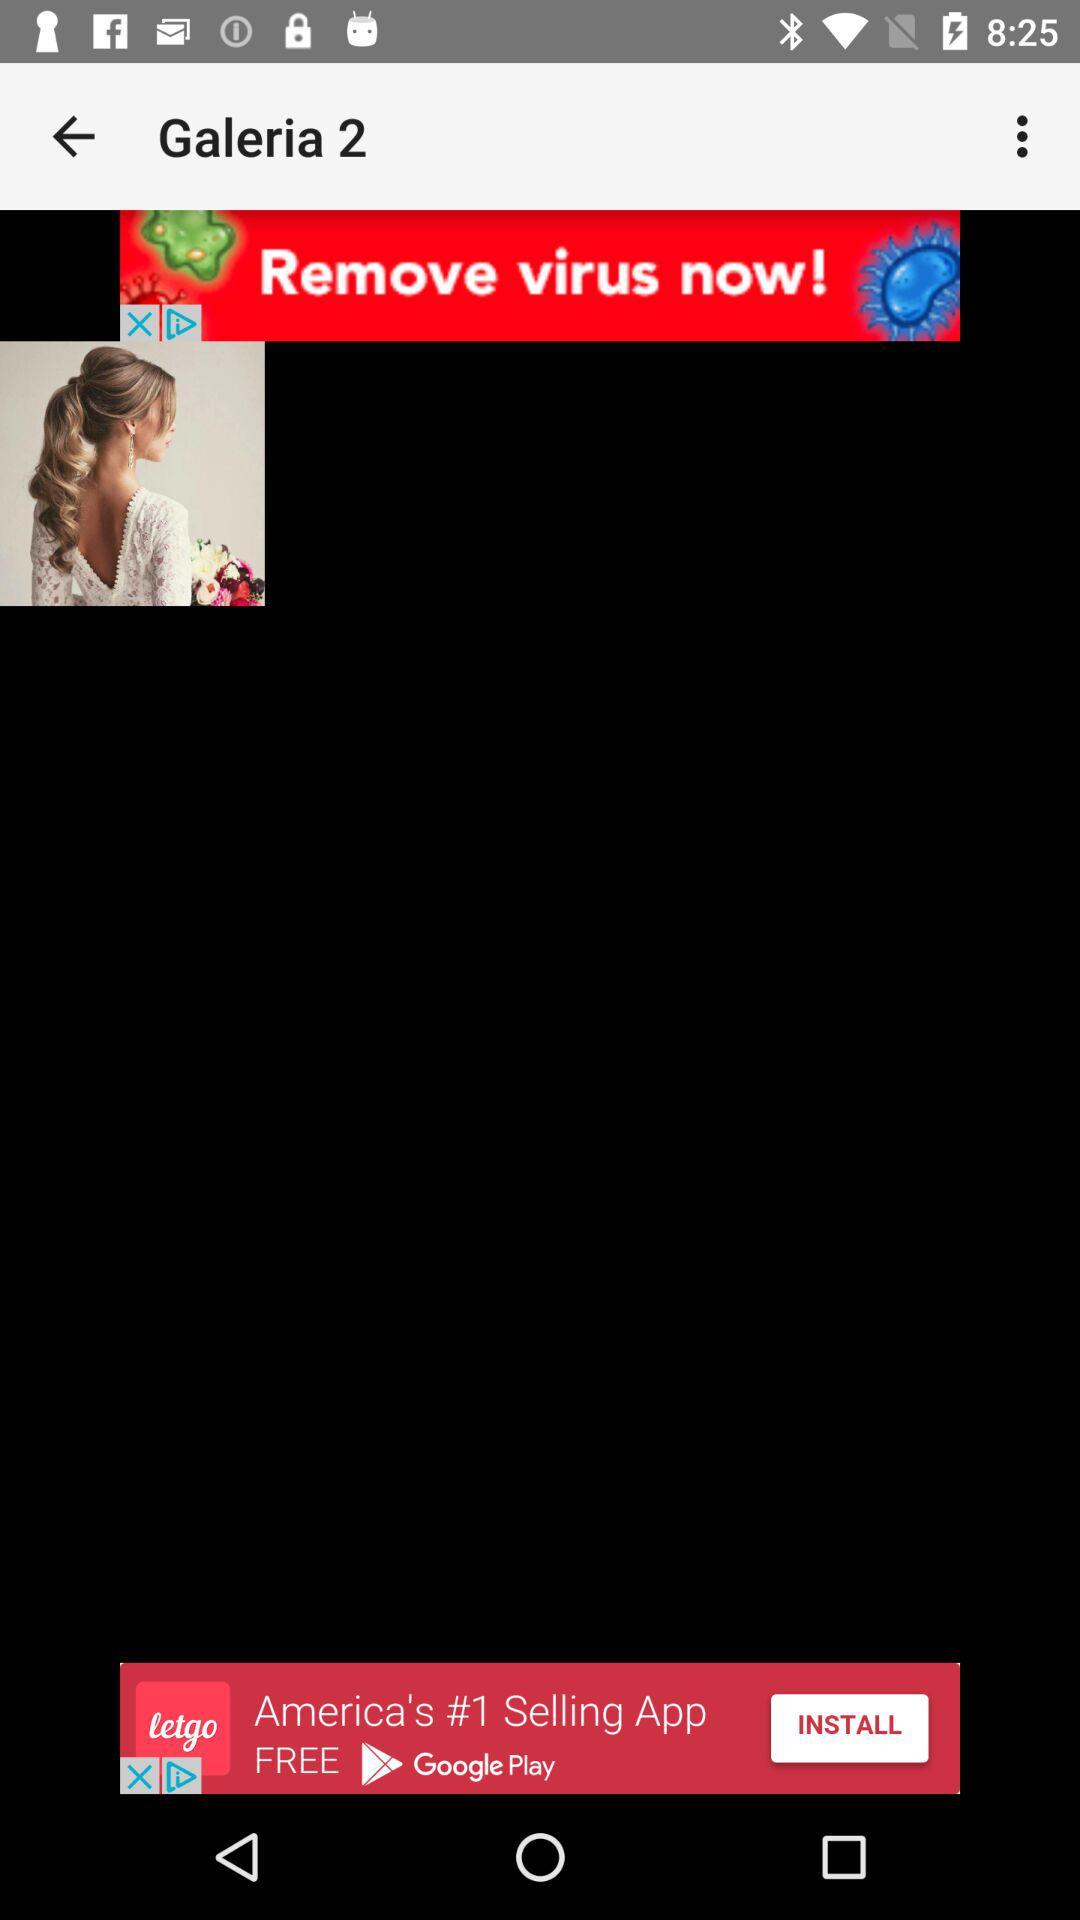 This screenshot has height=1920, width=1080. Describe the element at coordinates (540, 274) in the screenshot. I see `remove the virus in mobile` at that location.